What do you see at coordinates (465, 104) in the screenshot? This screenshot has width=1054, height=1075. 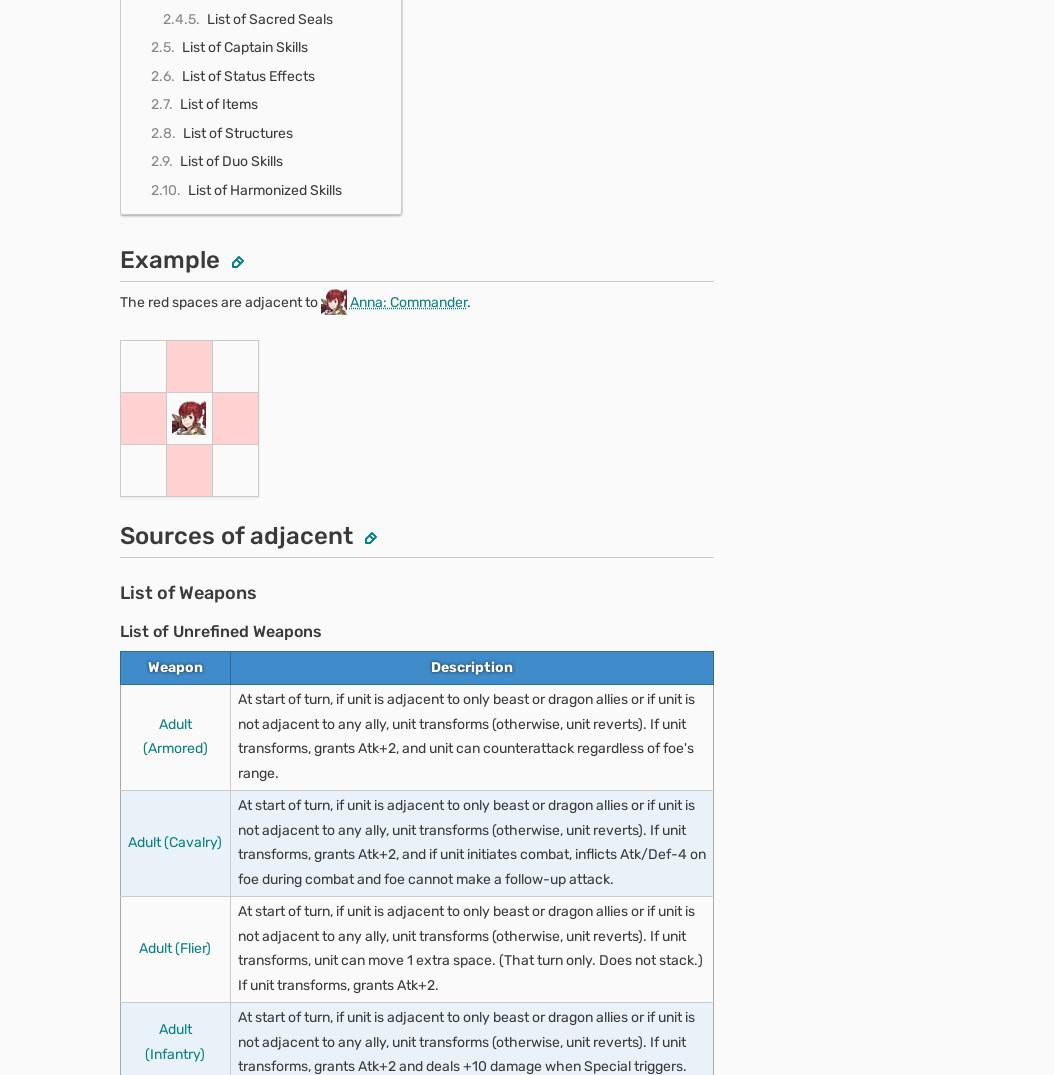 I see `'If unit's Spd > foe's Spd during combat, neutralizes effects that guarantee foe's follow-up attacks and effects that prevent unit's follow-up attacks for 1 turn.'` at bounding box center [465, 104].